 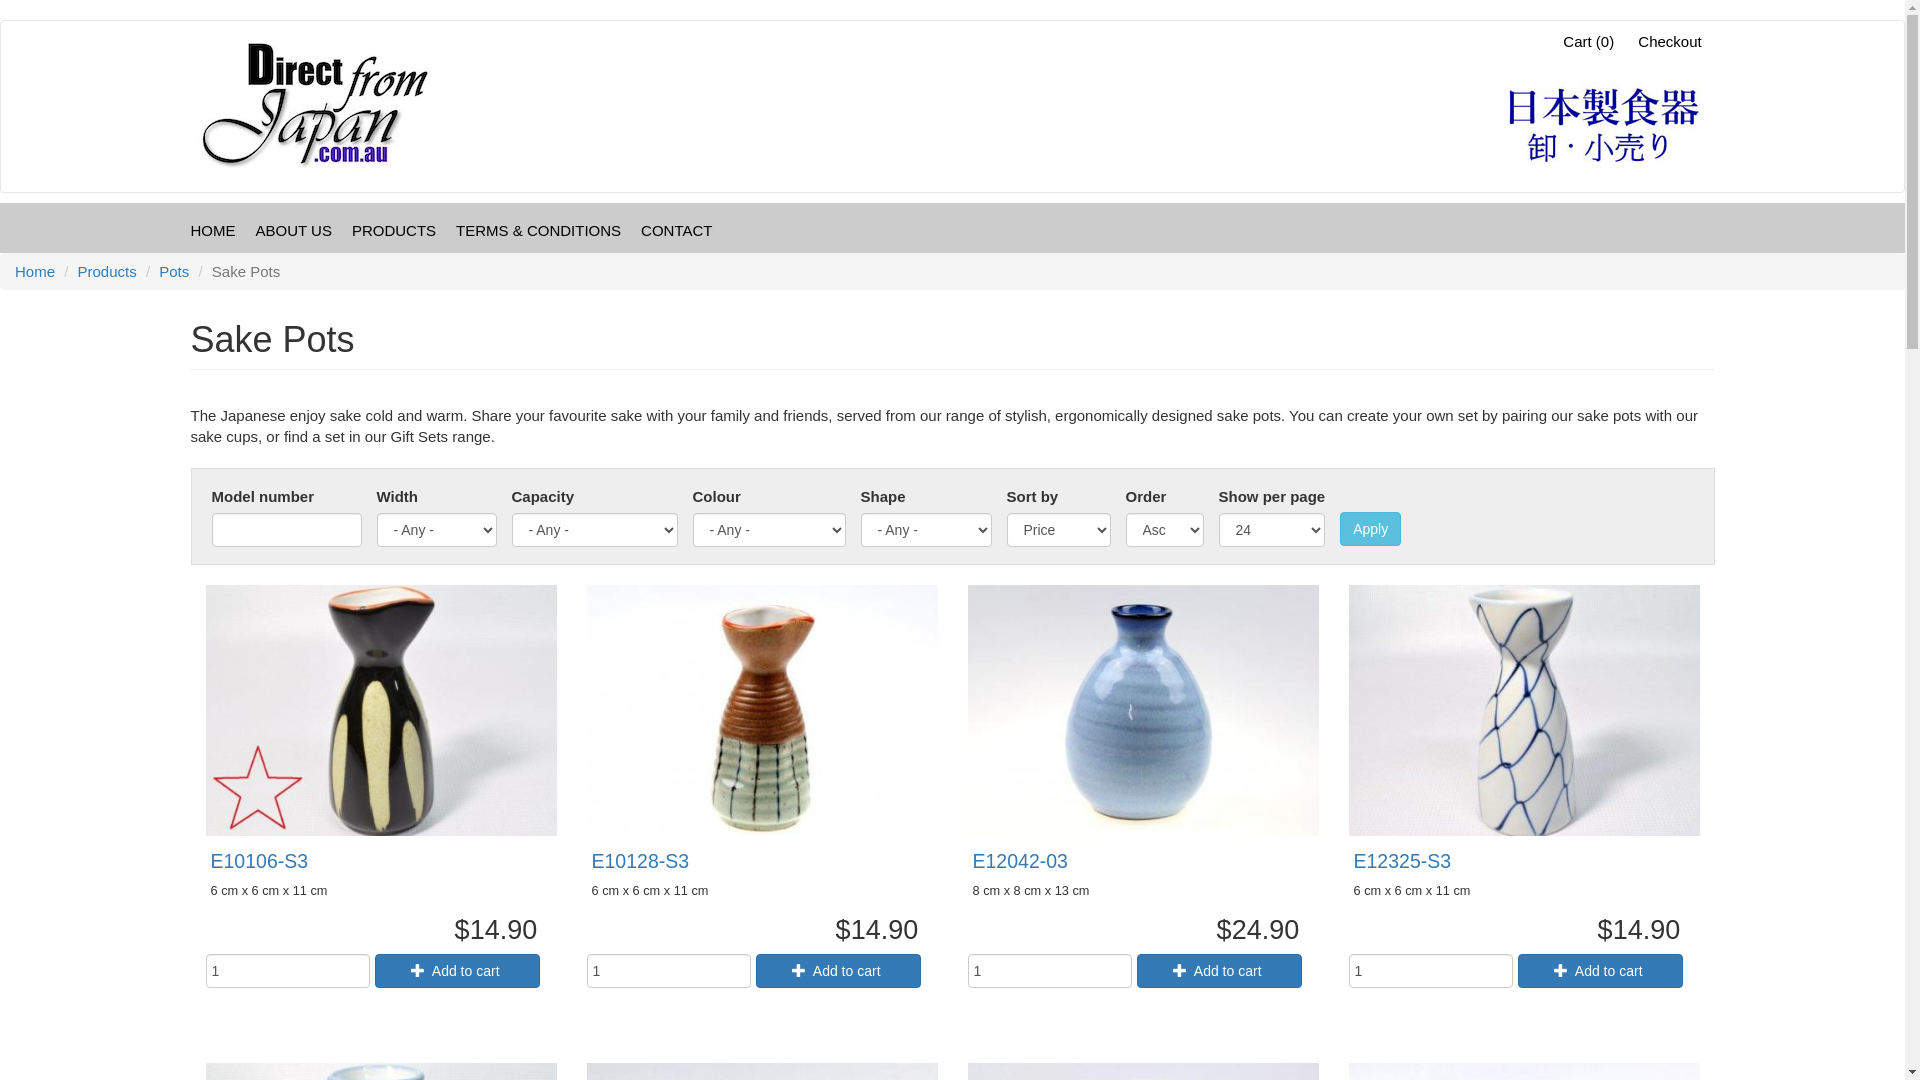 What do you see at coordinates (212, 229) in the screenshot?
I see `'HOME'` at bounding box center [212, 229].